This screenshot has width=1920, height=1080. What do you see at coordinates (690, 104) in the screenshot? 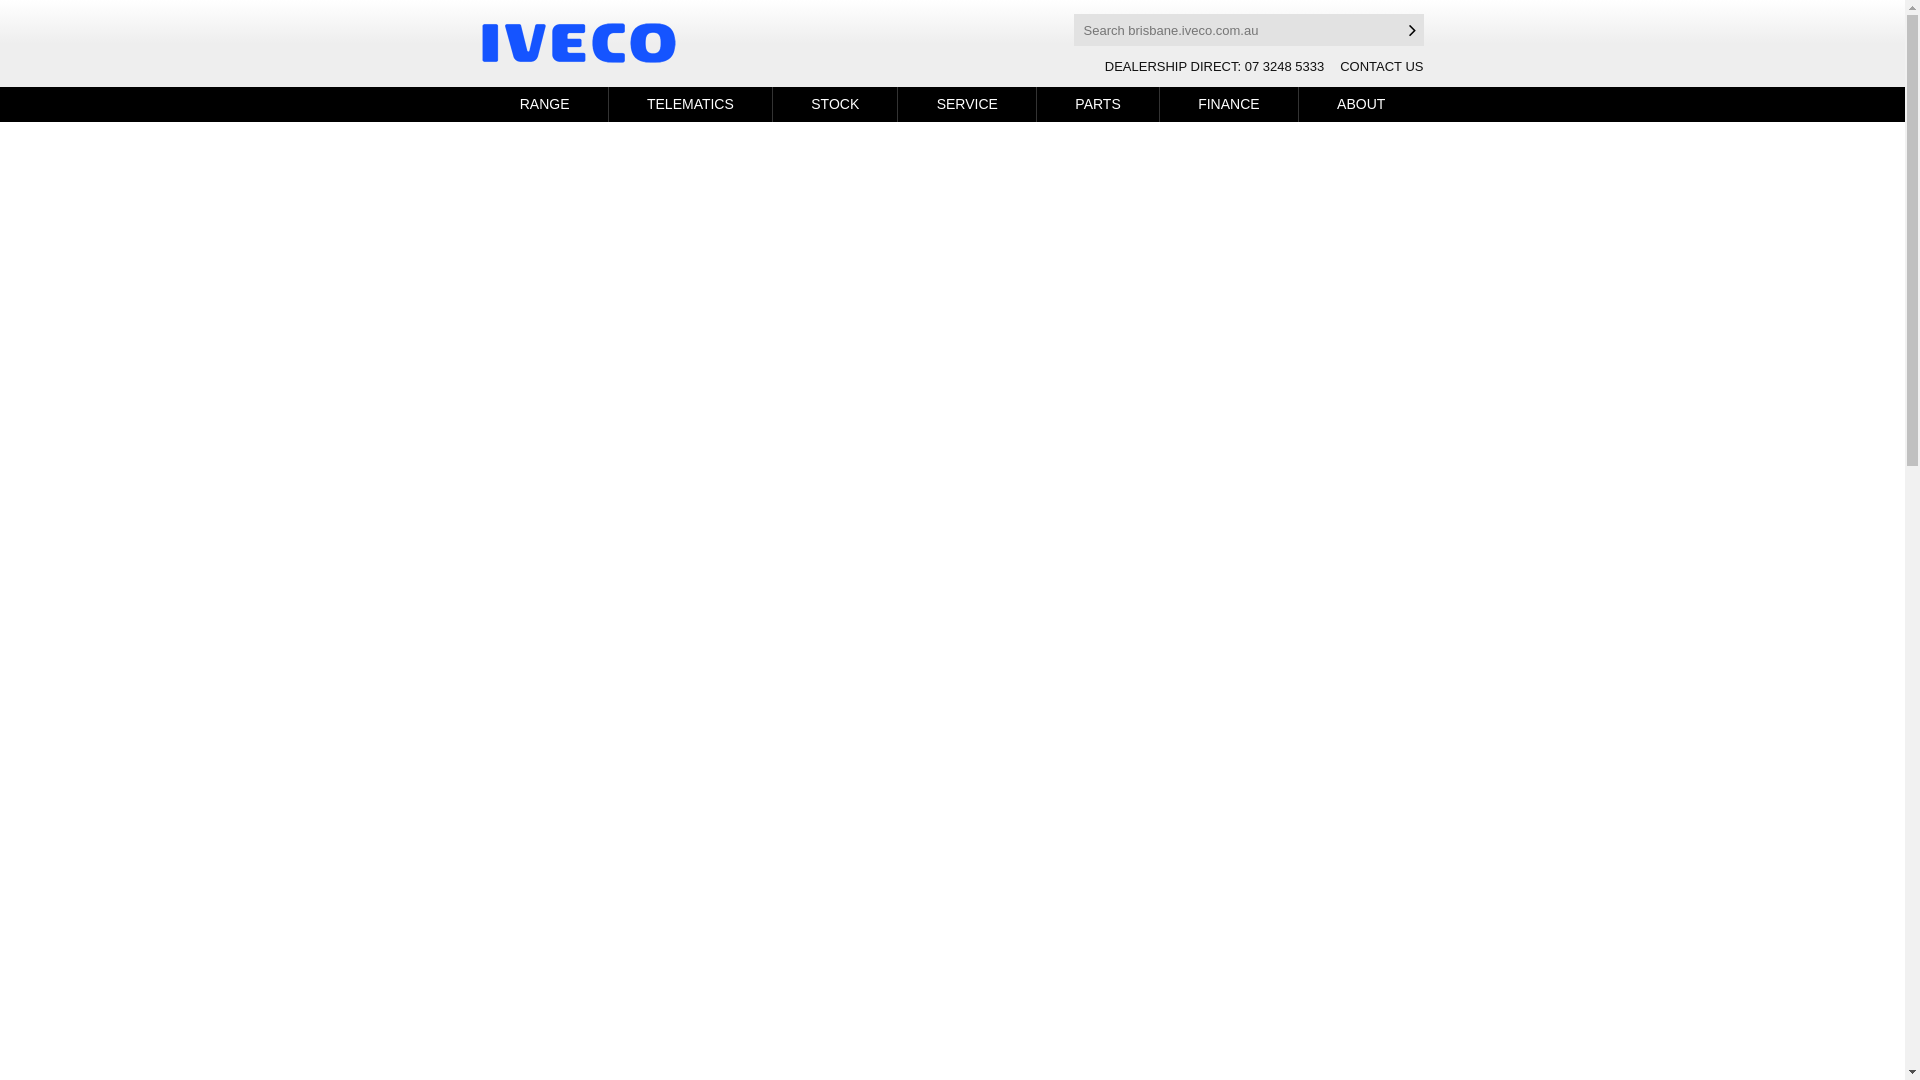
I see `'TELEMATICS'` at bounding box center [690, 104].